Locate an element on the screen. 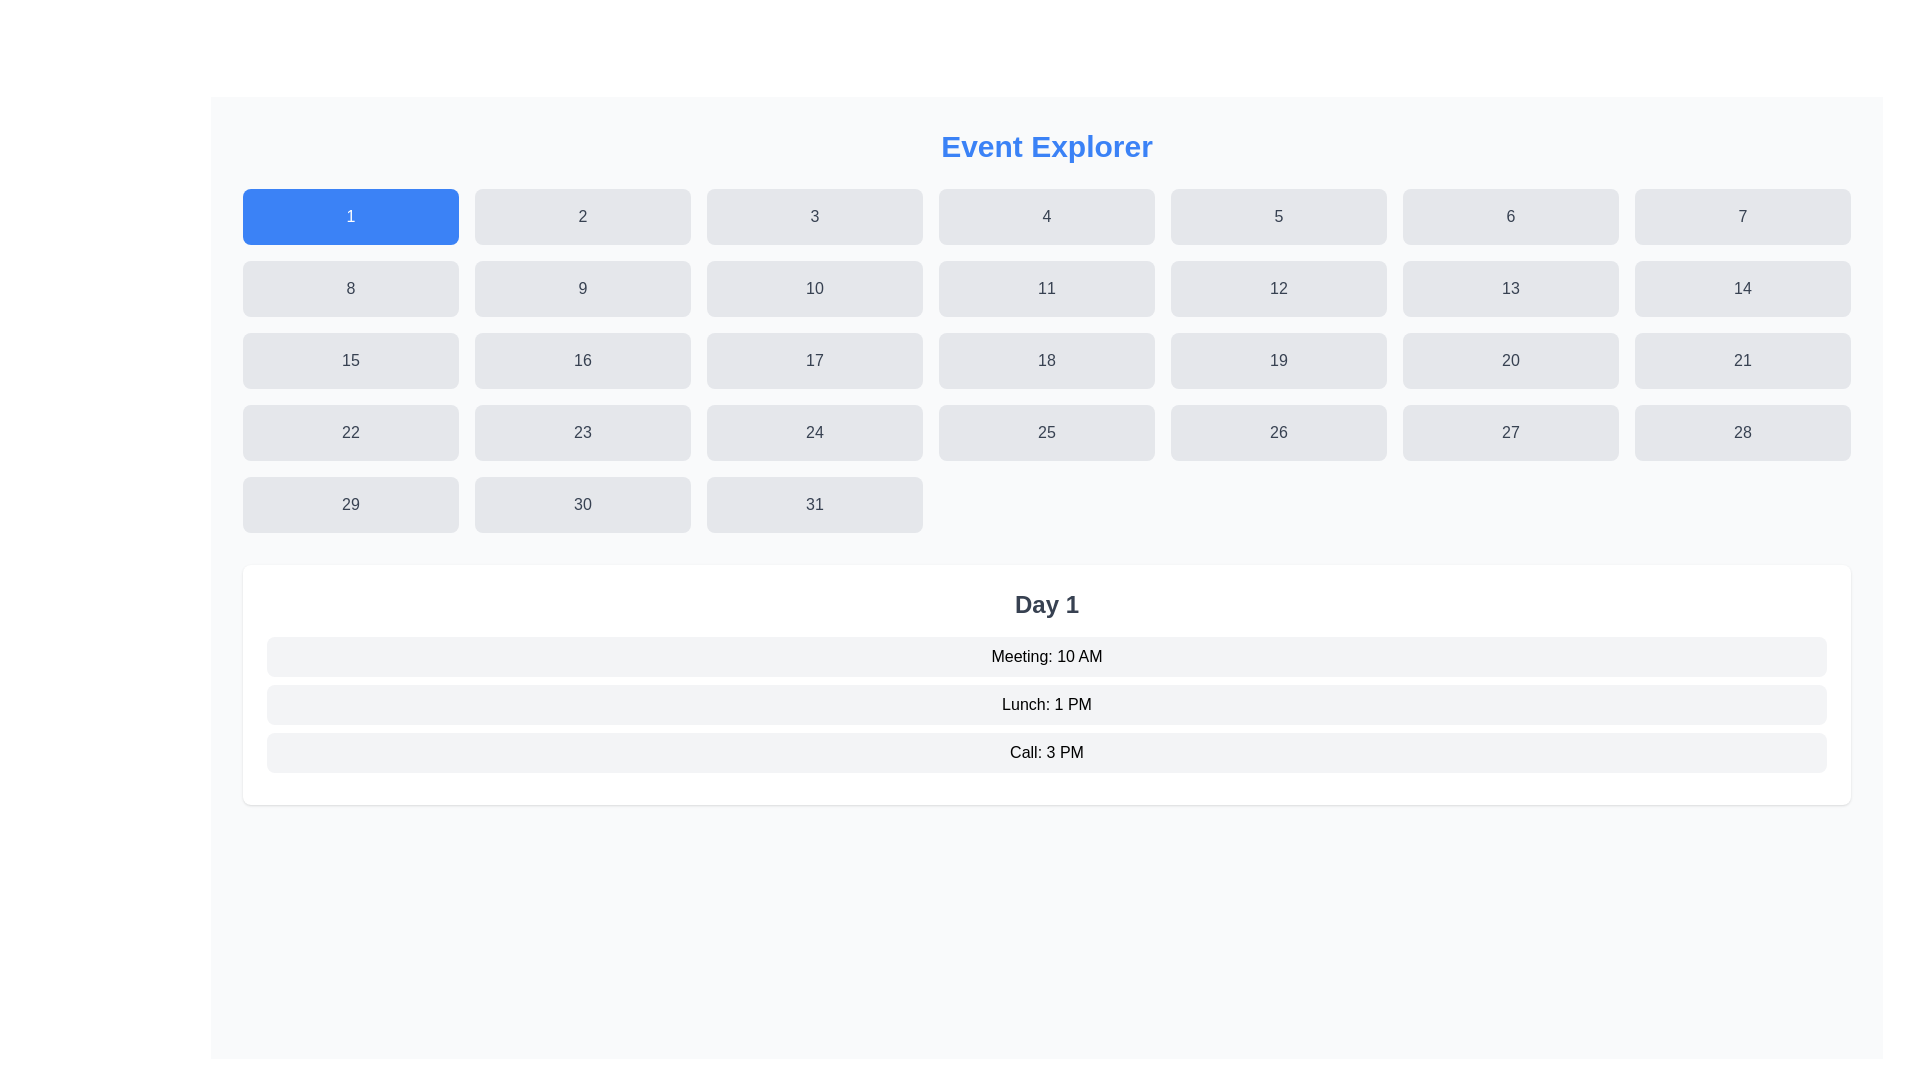  the selectable date button representing the number '31' in the bottom-right corner of the calendar grid is located at coordinates (815, 504).